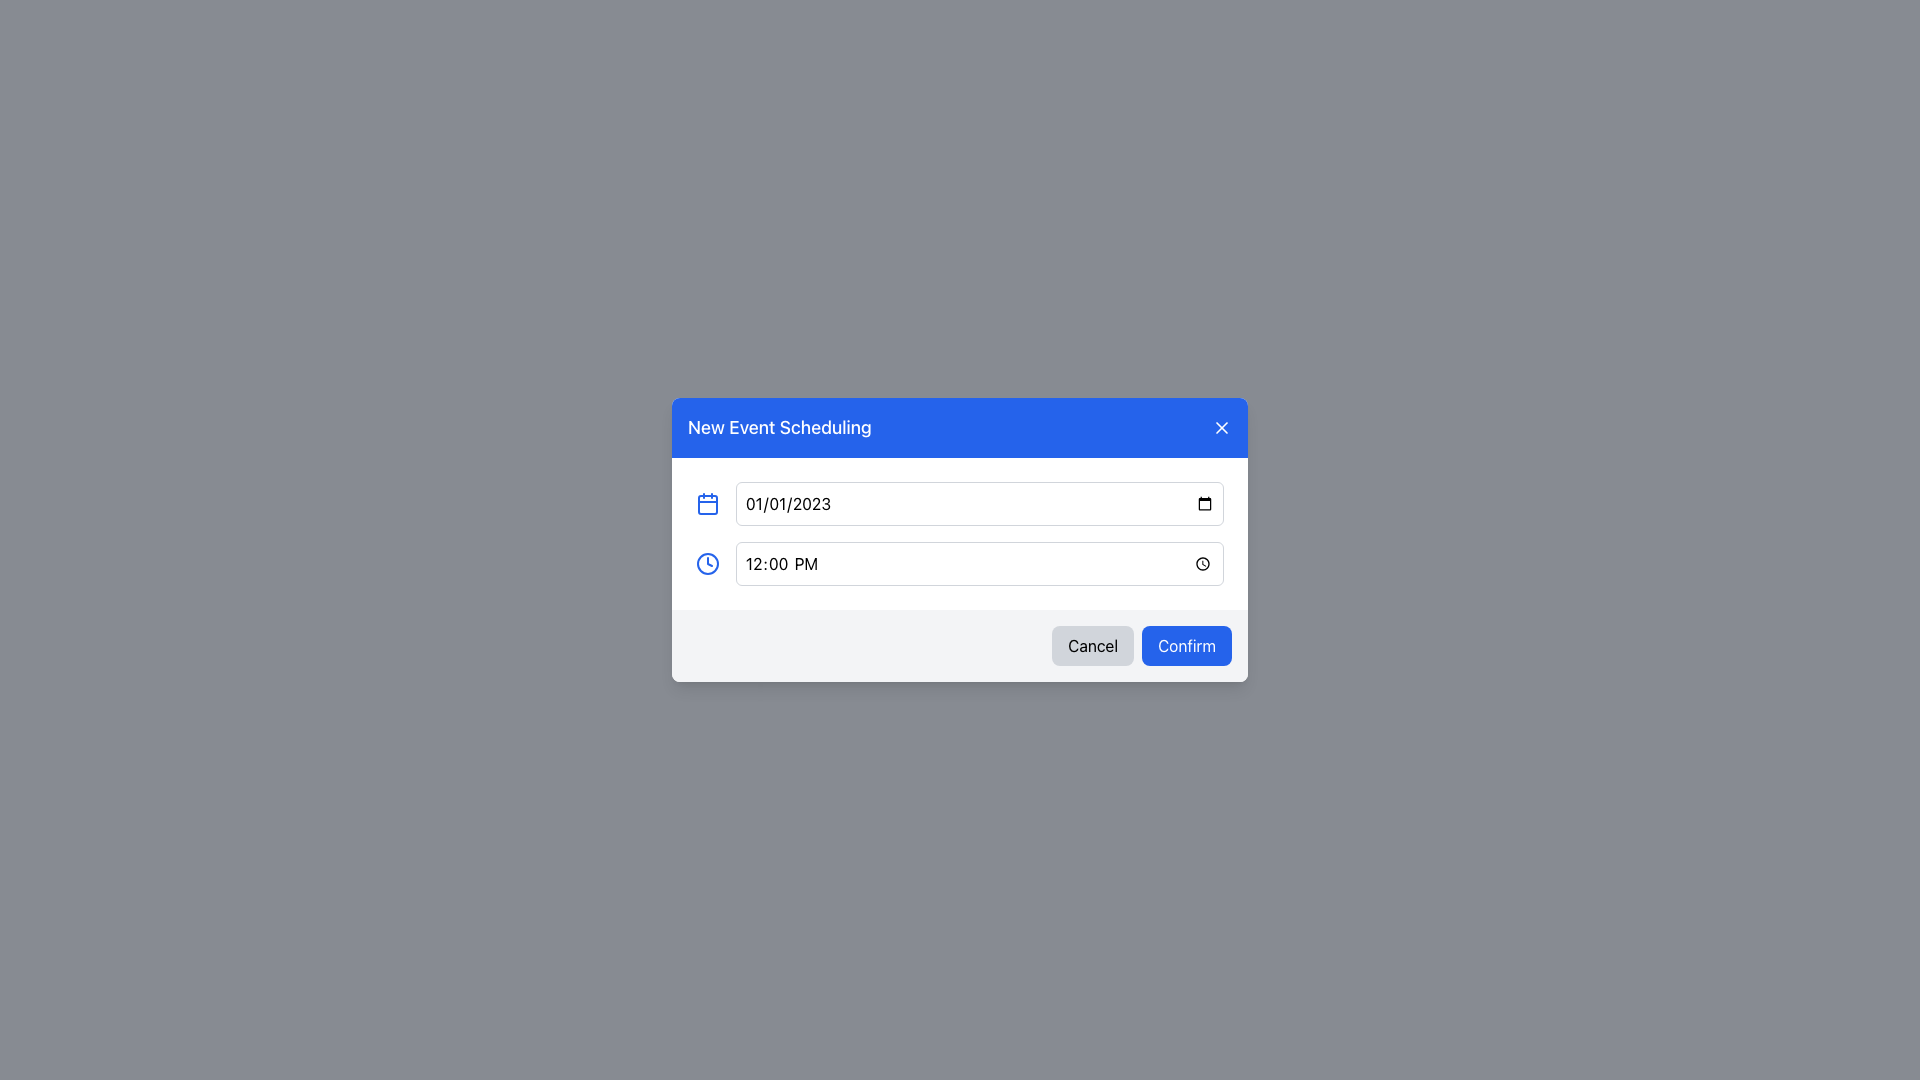  What do you see at coordinates (708, 563) in the screenshot?
I see `the blue clock icon located to the left of the time input field in the 'New Event Scheduling' dialog box` at bounding box center [708, 563].